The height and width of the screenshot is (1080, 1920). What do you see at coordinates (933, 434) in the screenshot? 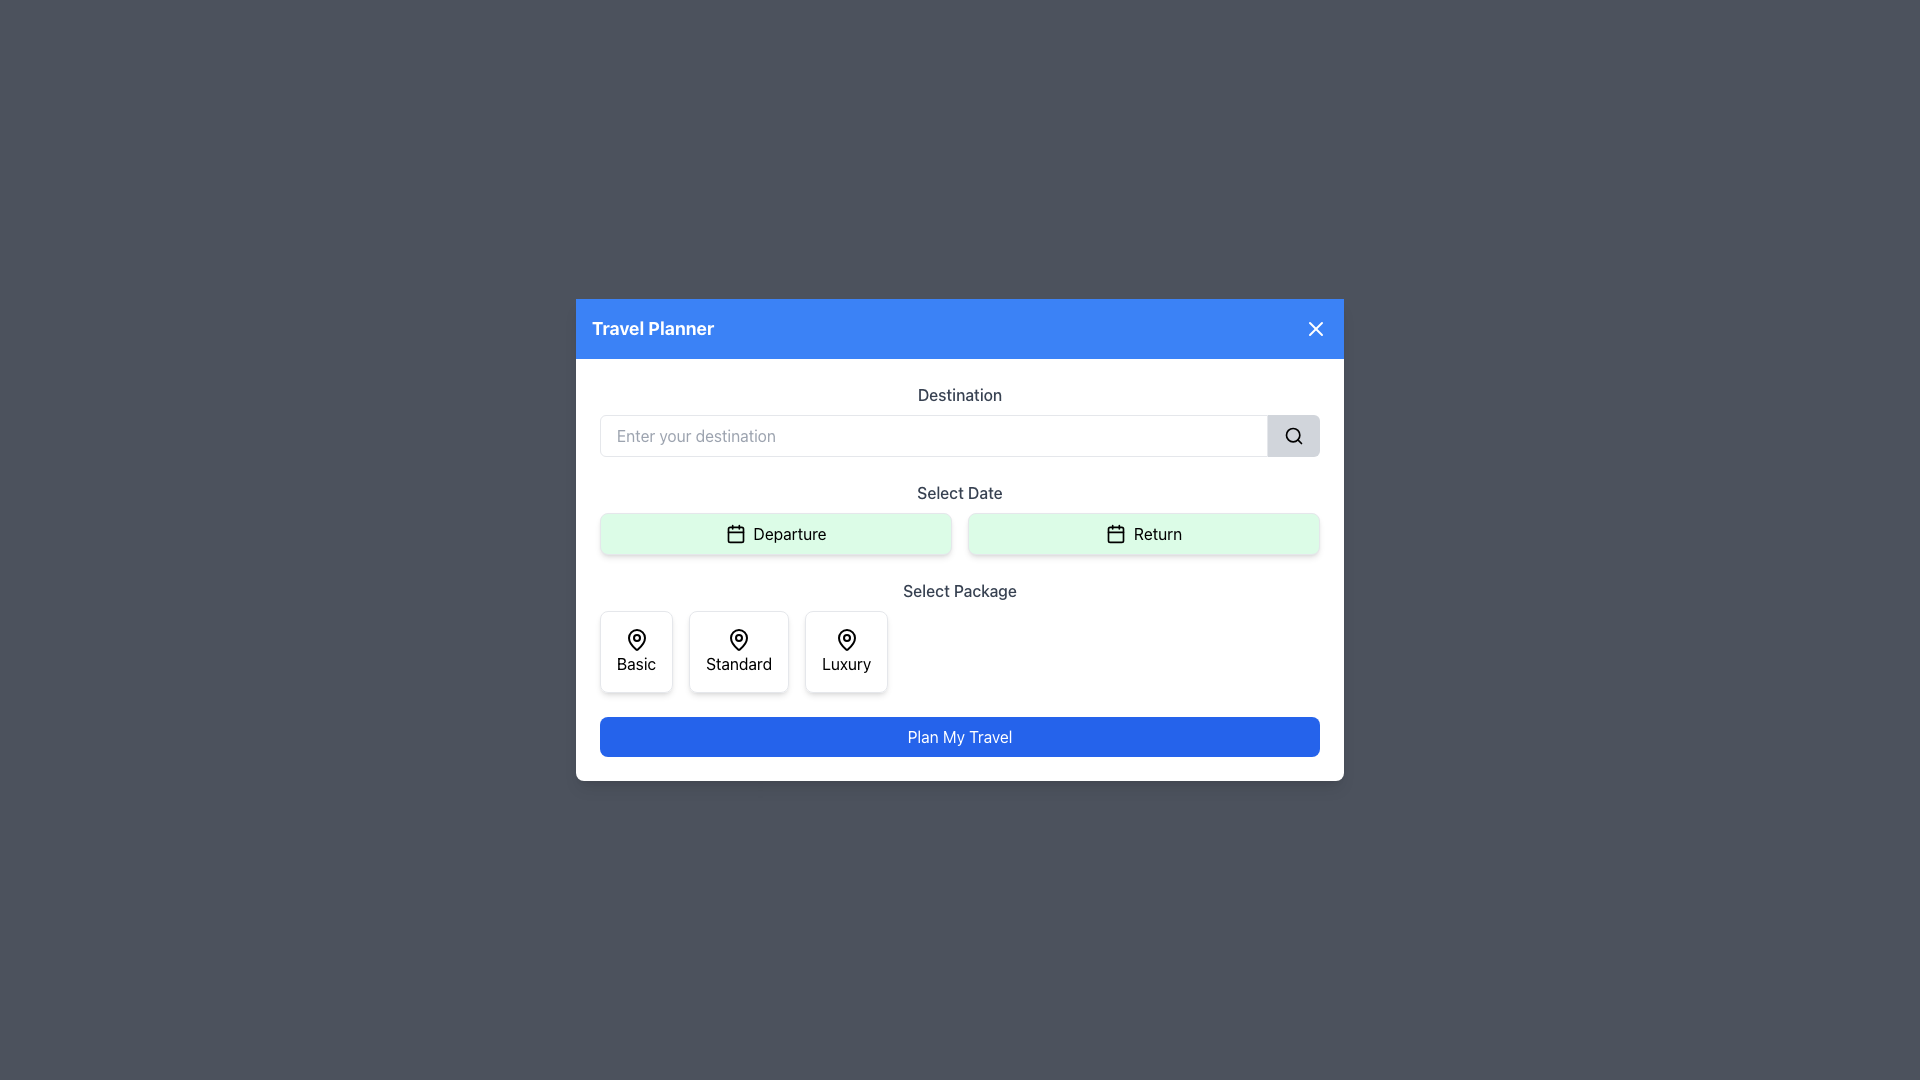
I see `the text input field labeled 'Enter your destination' by using the tab key` at bounding box center [933, 434].